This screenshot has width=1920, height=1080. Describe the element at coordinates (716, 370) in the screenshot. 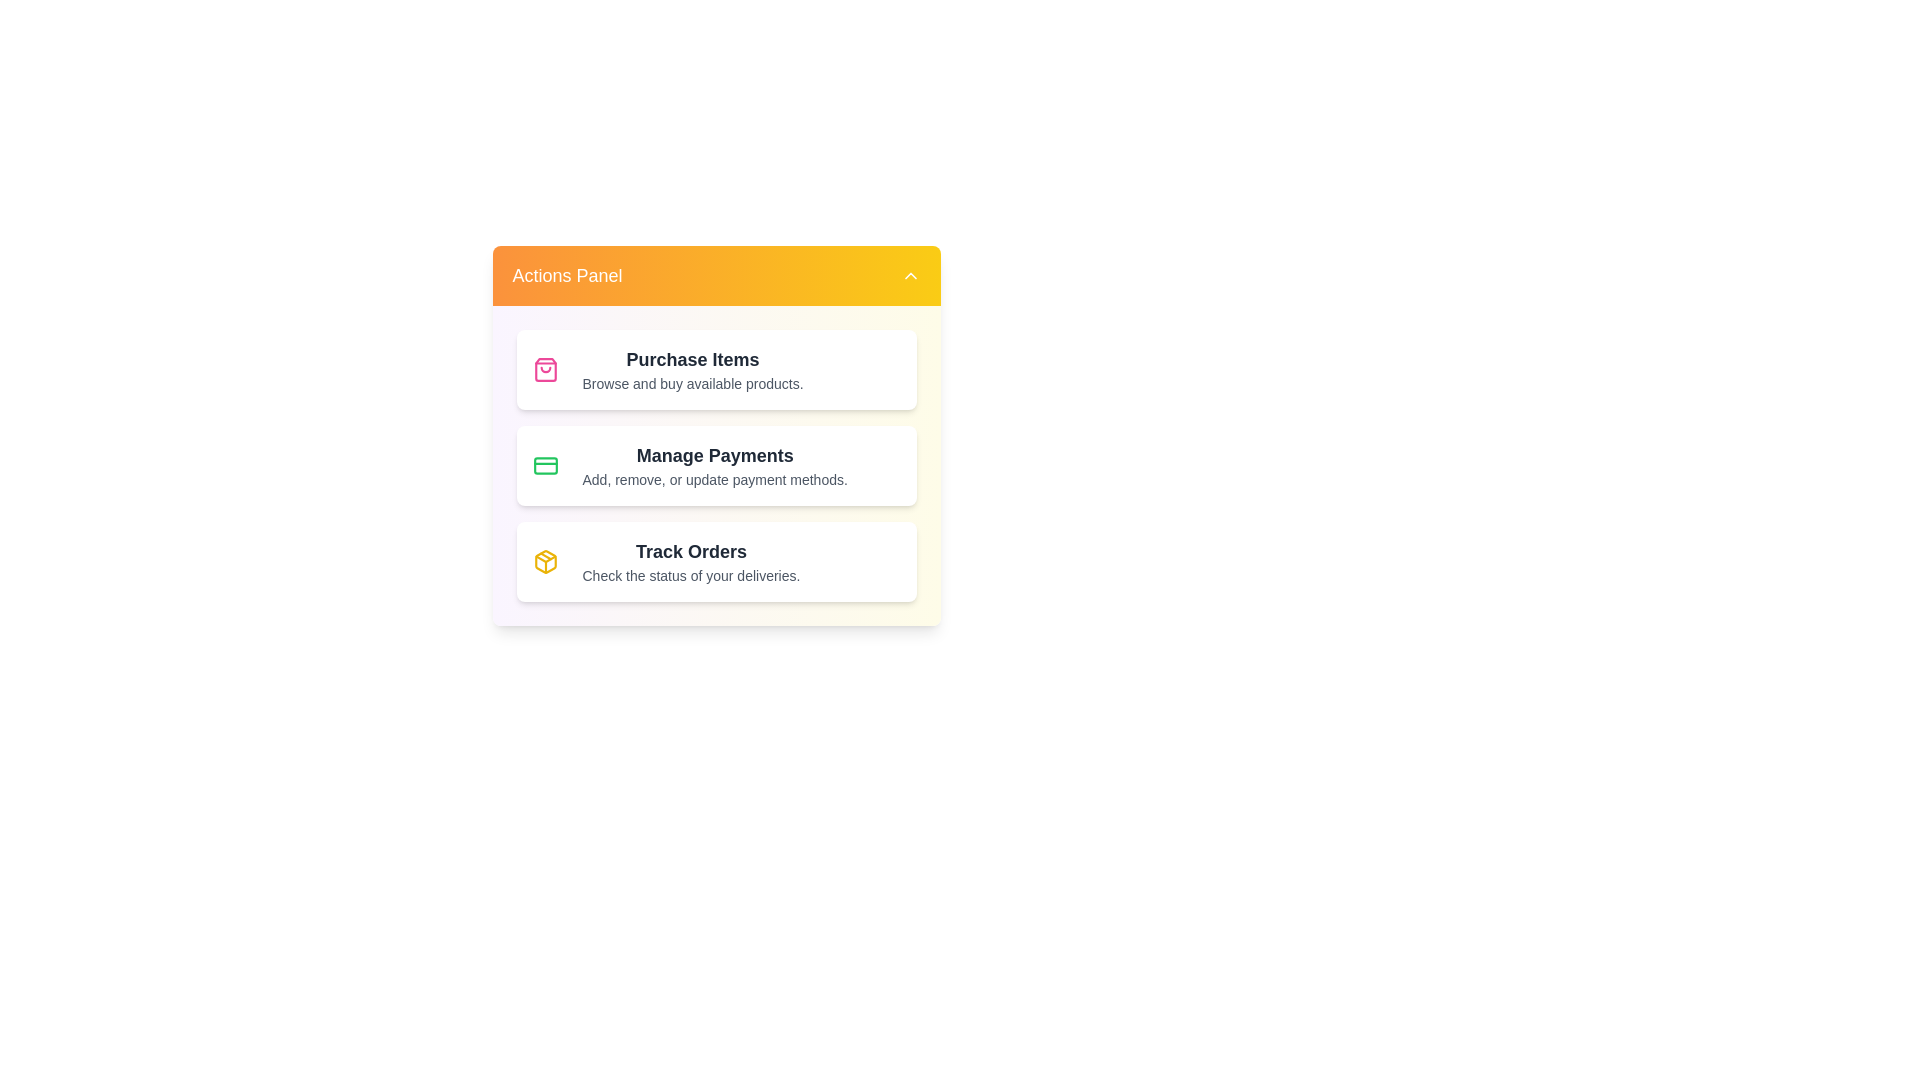

I see `the action item Purchase Items to reveal further details` at that location.